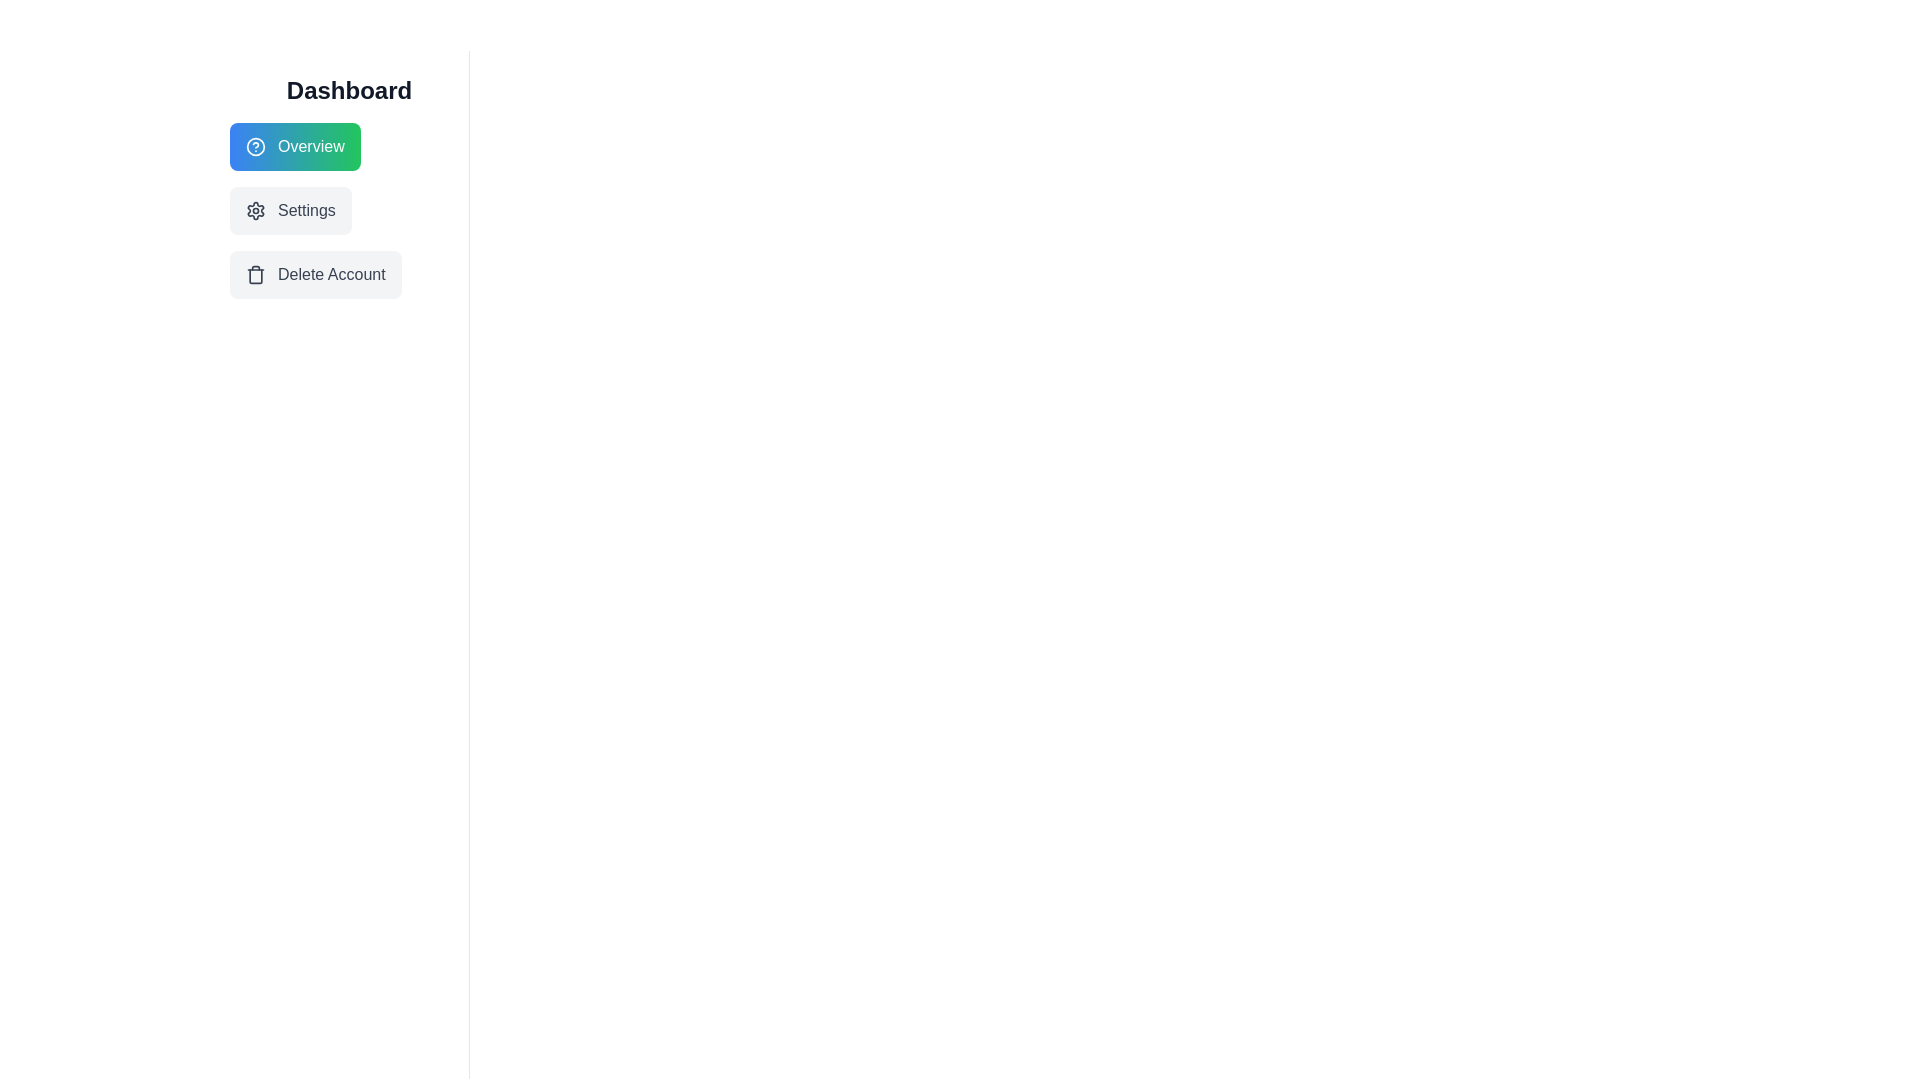  Describe the element at coordinates (305, 211) in the screenshot. I see `the 'Settings' text in the vertical navigation menu, which is the second option below 'Overview' and above 'Delete Account'` at that location.